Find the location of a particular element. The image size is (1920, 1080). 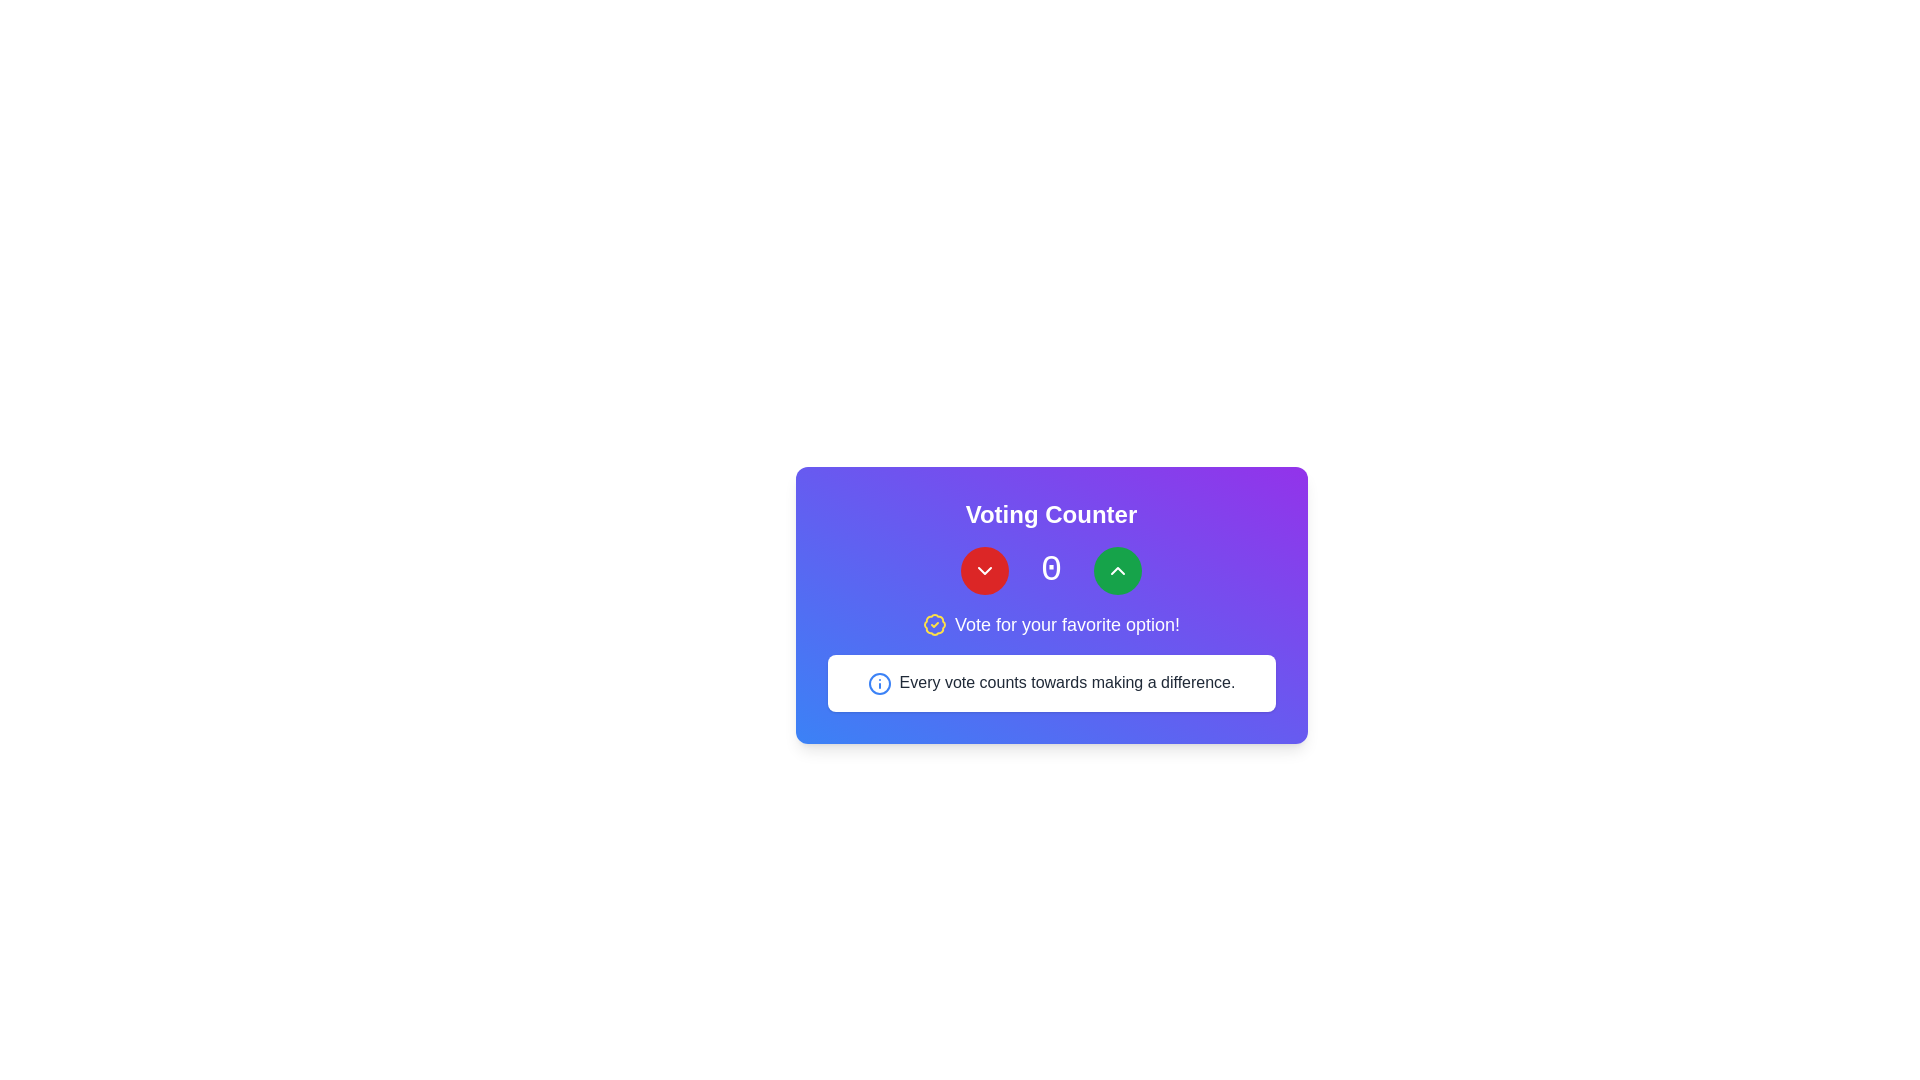

the small, circular green button with a white upward-pointing chevron icon to increase the counter is located at coordinates (1117, 570).